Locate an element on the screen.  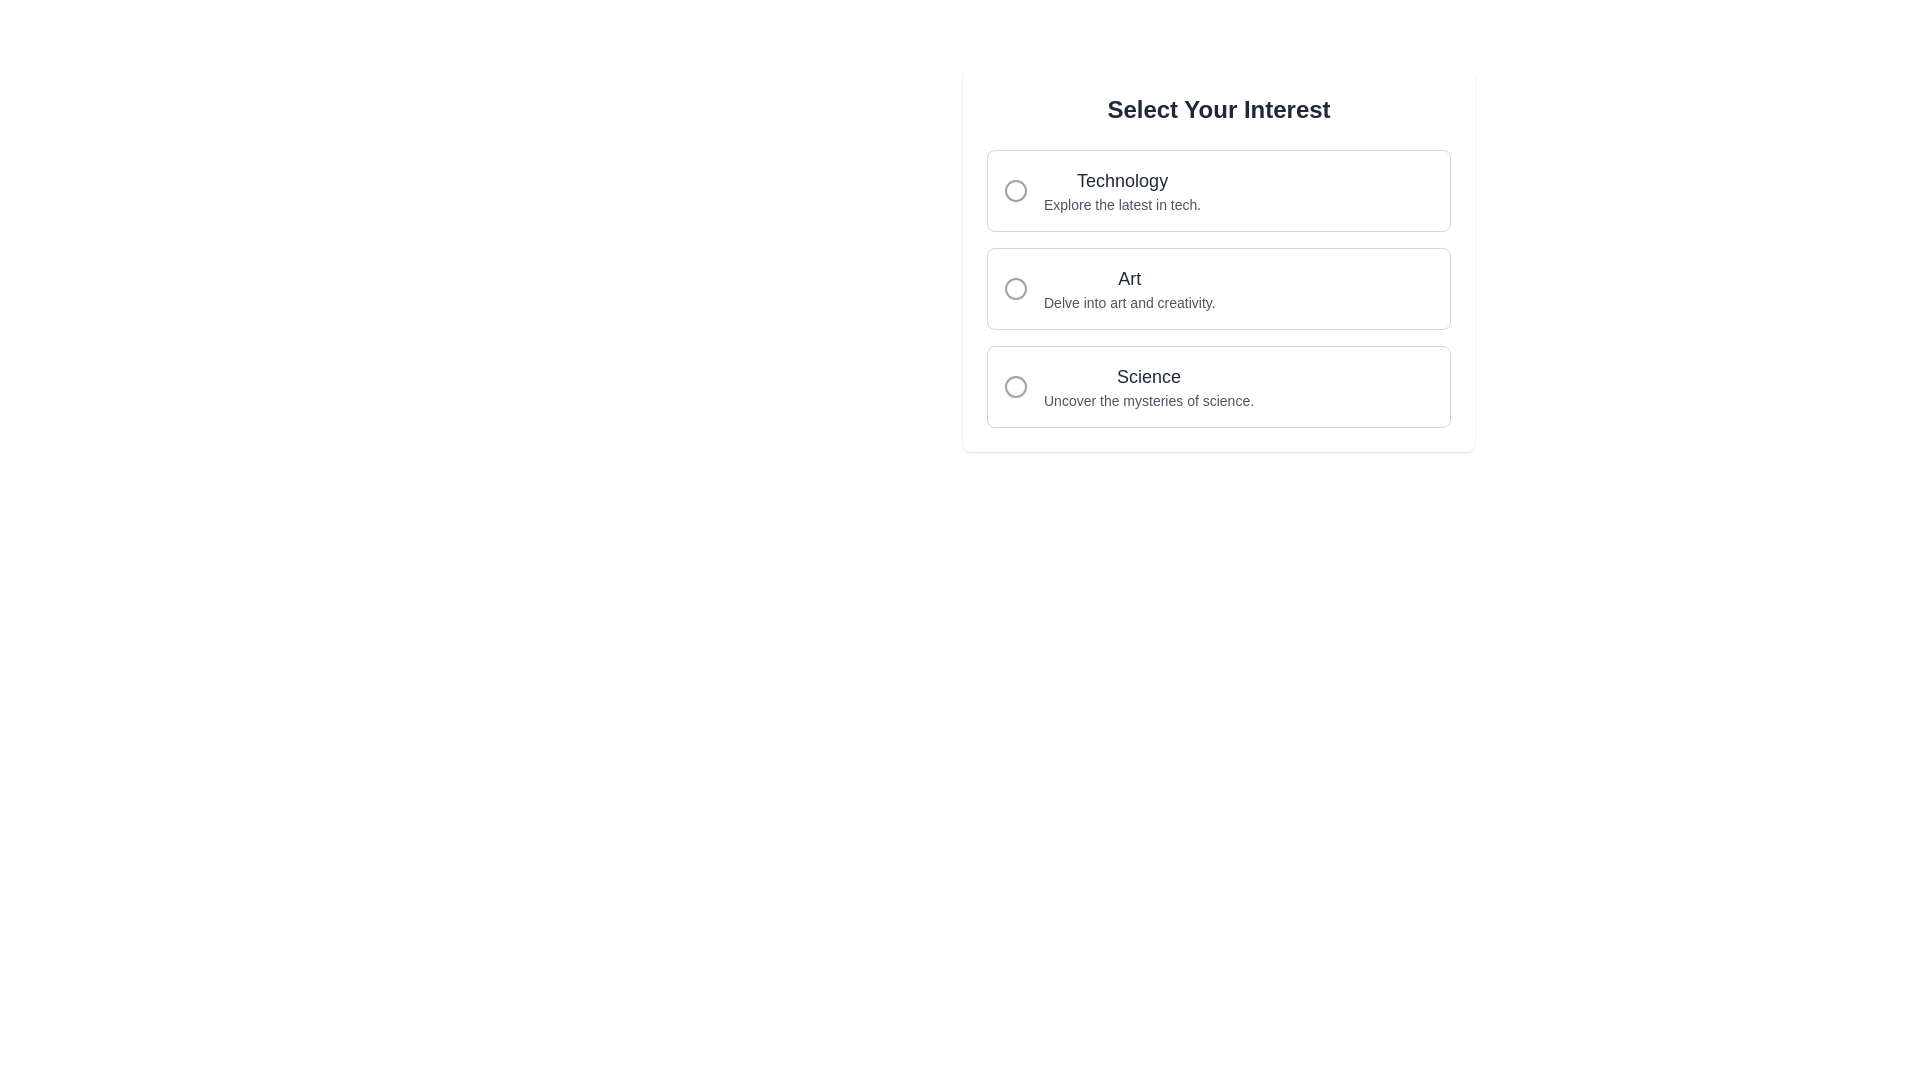
the 'Science' radio button option, which features a circular icon and a modern rounded border design, positioned under the 'Select Your Interest' heading is located at coordinates (1218, 386).